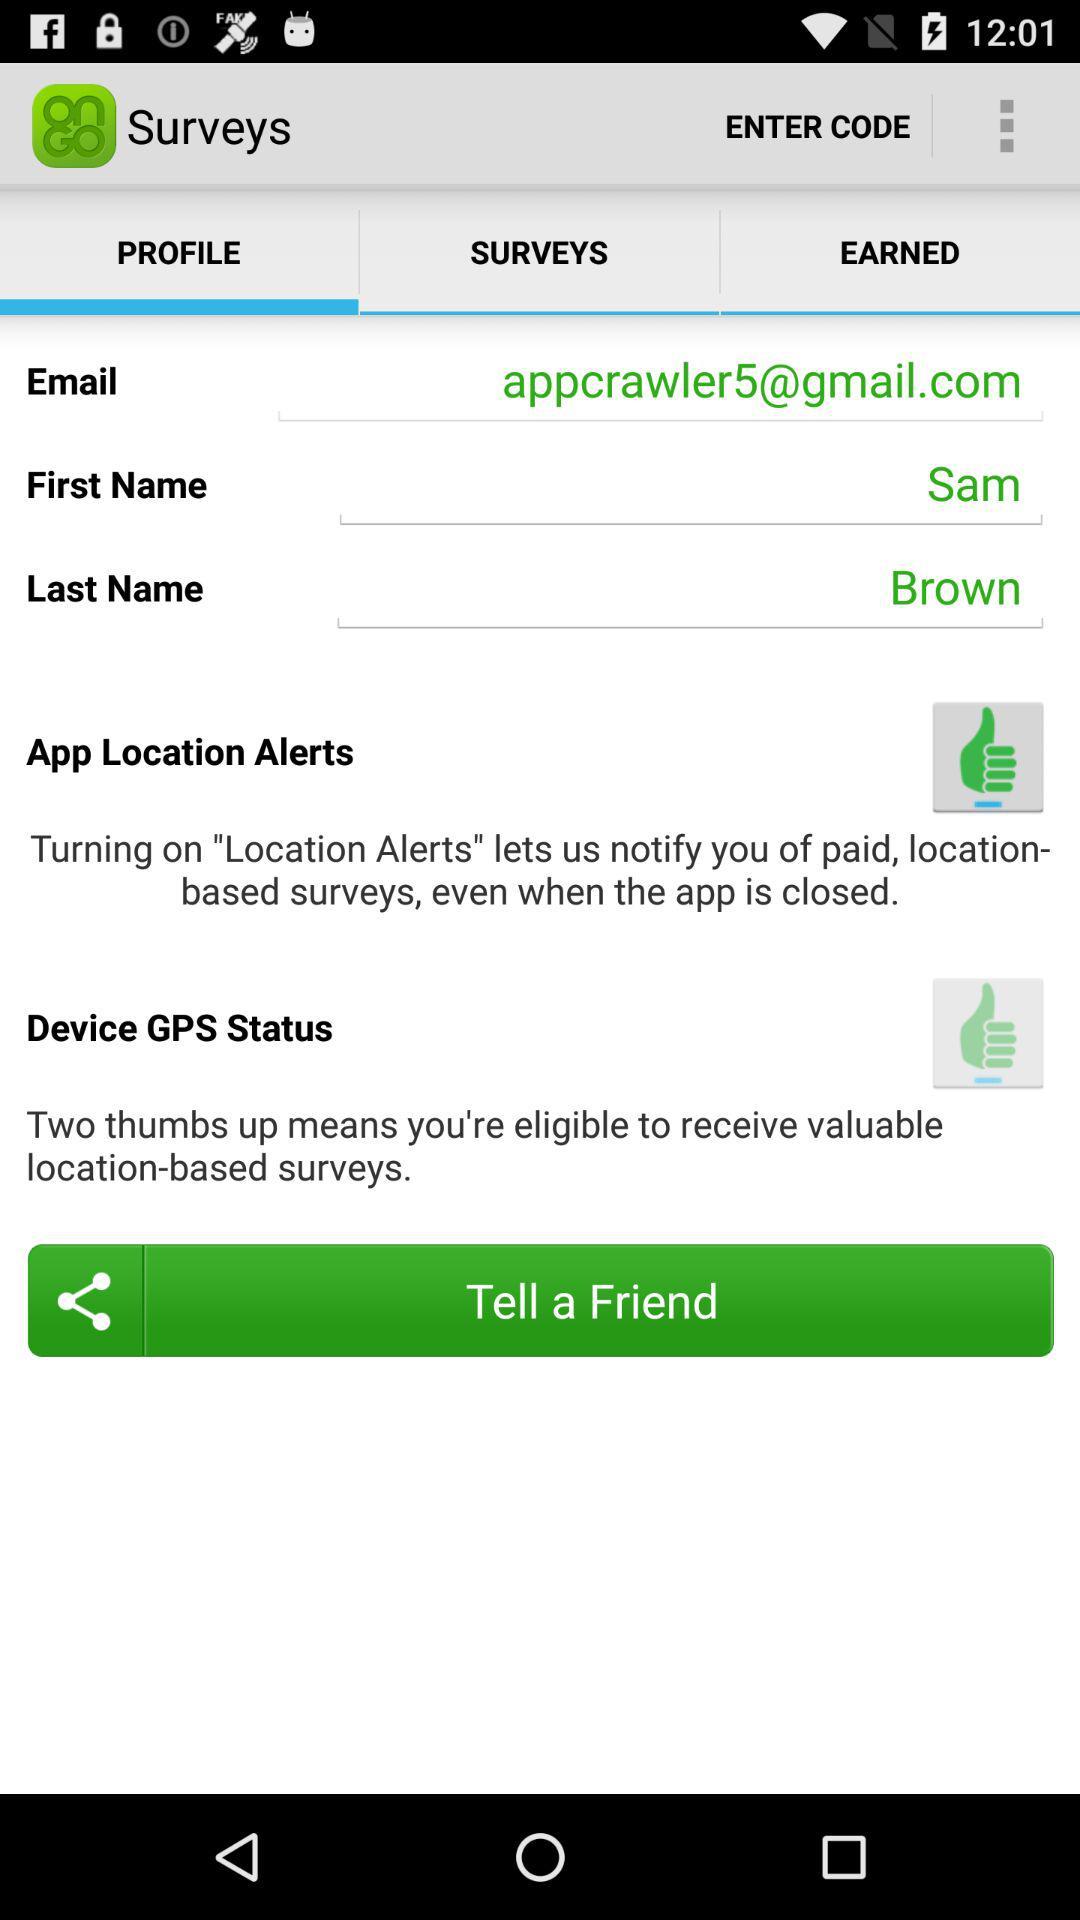 The height and width of the screenshot is (1920, 1080). Describe the element at coordinates (690, 483) in the screenshot. I see `the sam` at that location.